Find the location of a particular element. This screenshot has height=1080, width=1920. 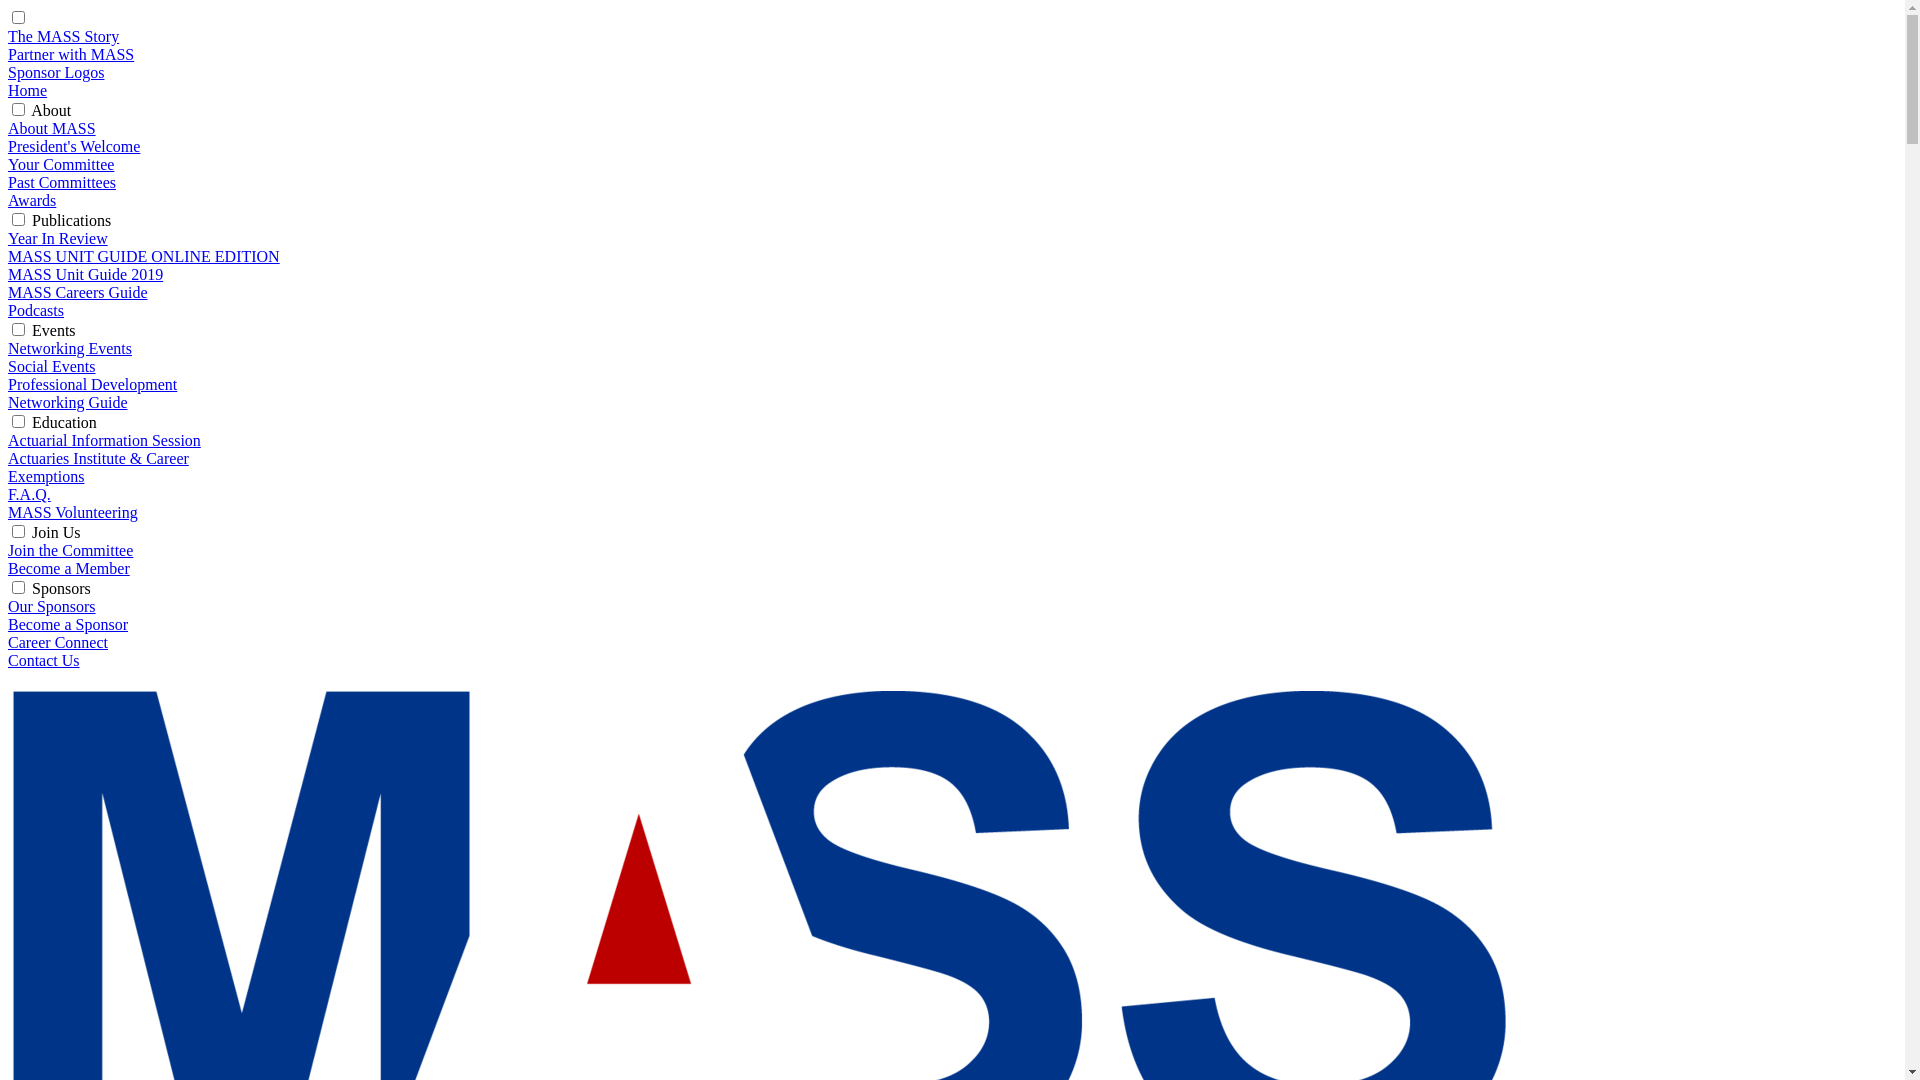

'MASS Volunteering' is located at coordinates (8, 511).